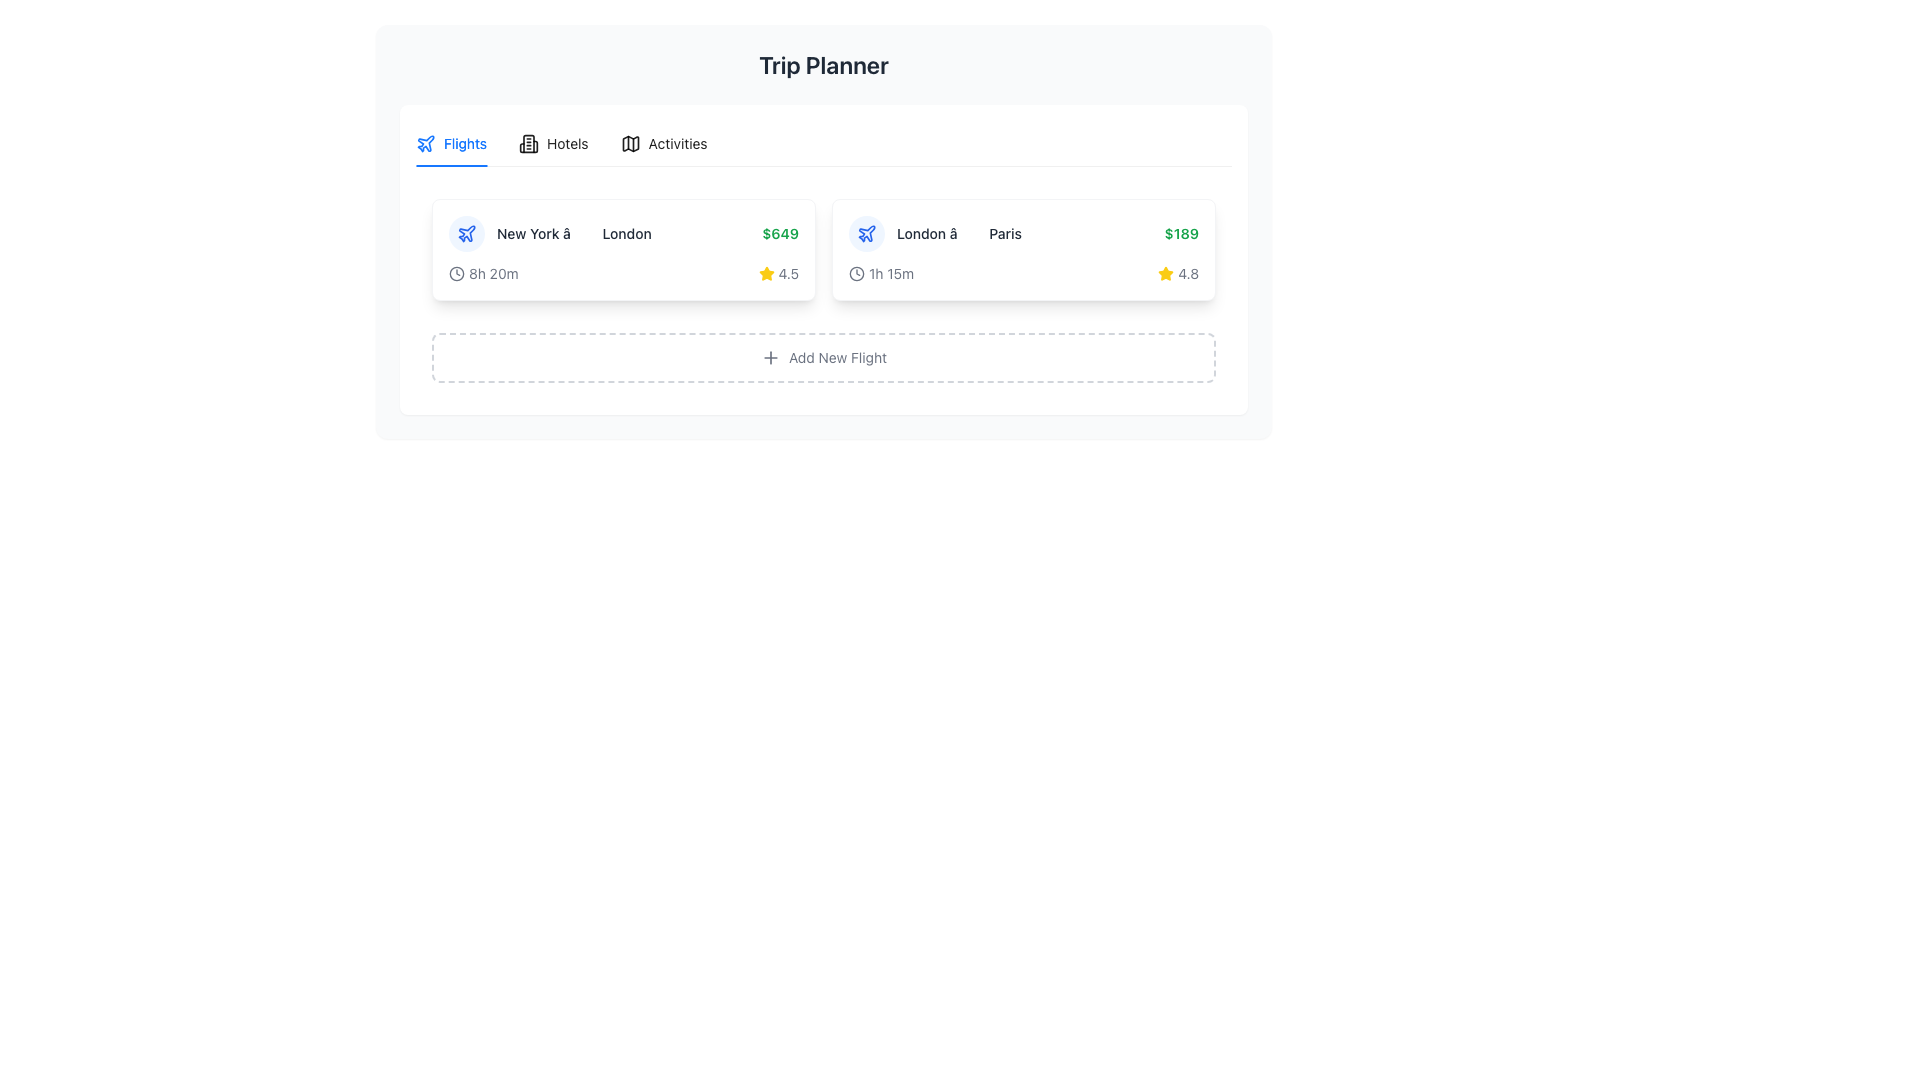 Image resolution: width=1920 pixels, height=1080 pixels. I want to click on the decorative underline indicator located beneath the 'Flights' label, which denotes the active tab in the navigation system, so click(450, 164).